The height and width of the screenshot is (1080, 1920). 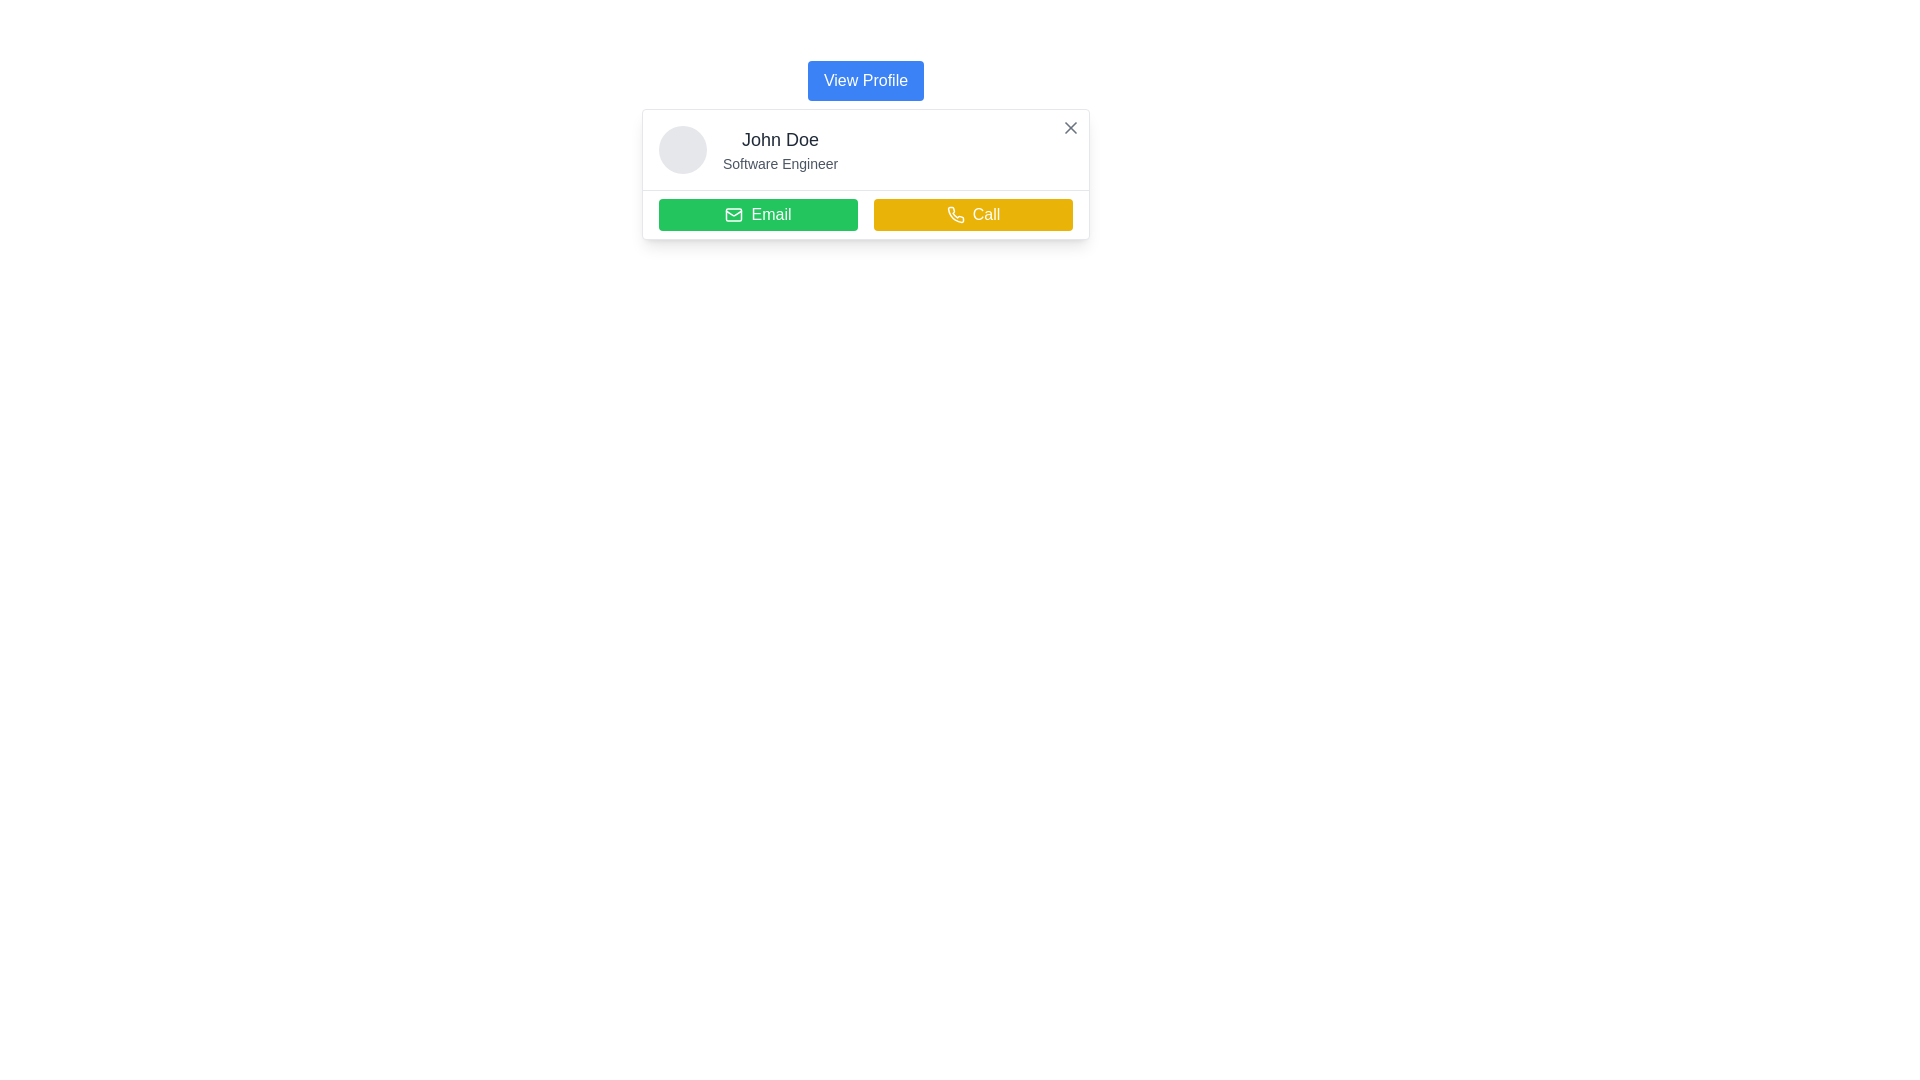 I want to click on the email icon which is centrally aligned within the green button labeled 'Email', located to the left of the yellow 'Call' button at the bottom section of the user profile card, so click(x=733, y=215).